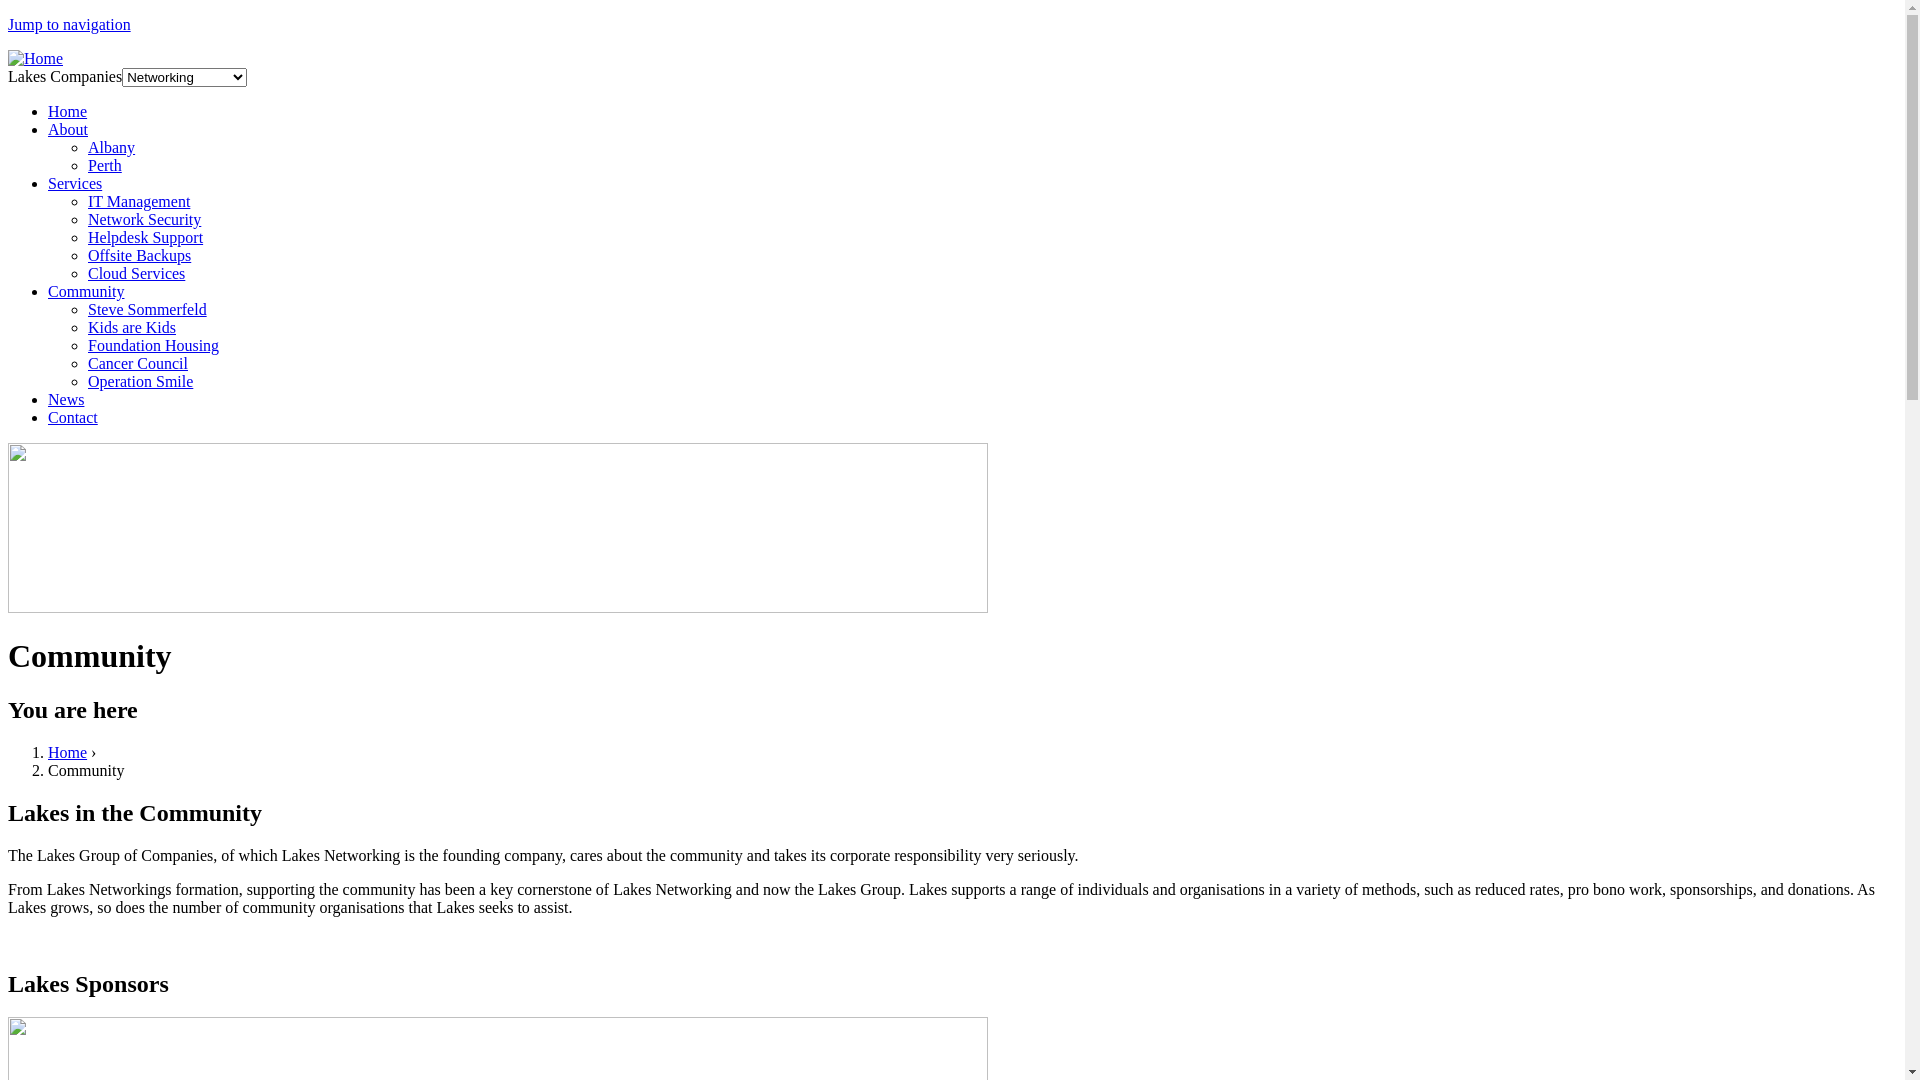 This screenshot has height=1080, width=1920. What do you see at coordinates (135, 273) in the screenshot?
I see `'Cloud Services'` at bounding box center [135, 273].